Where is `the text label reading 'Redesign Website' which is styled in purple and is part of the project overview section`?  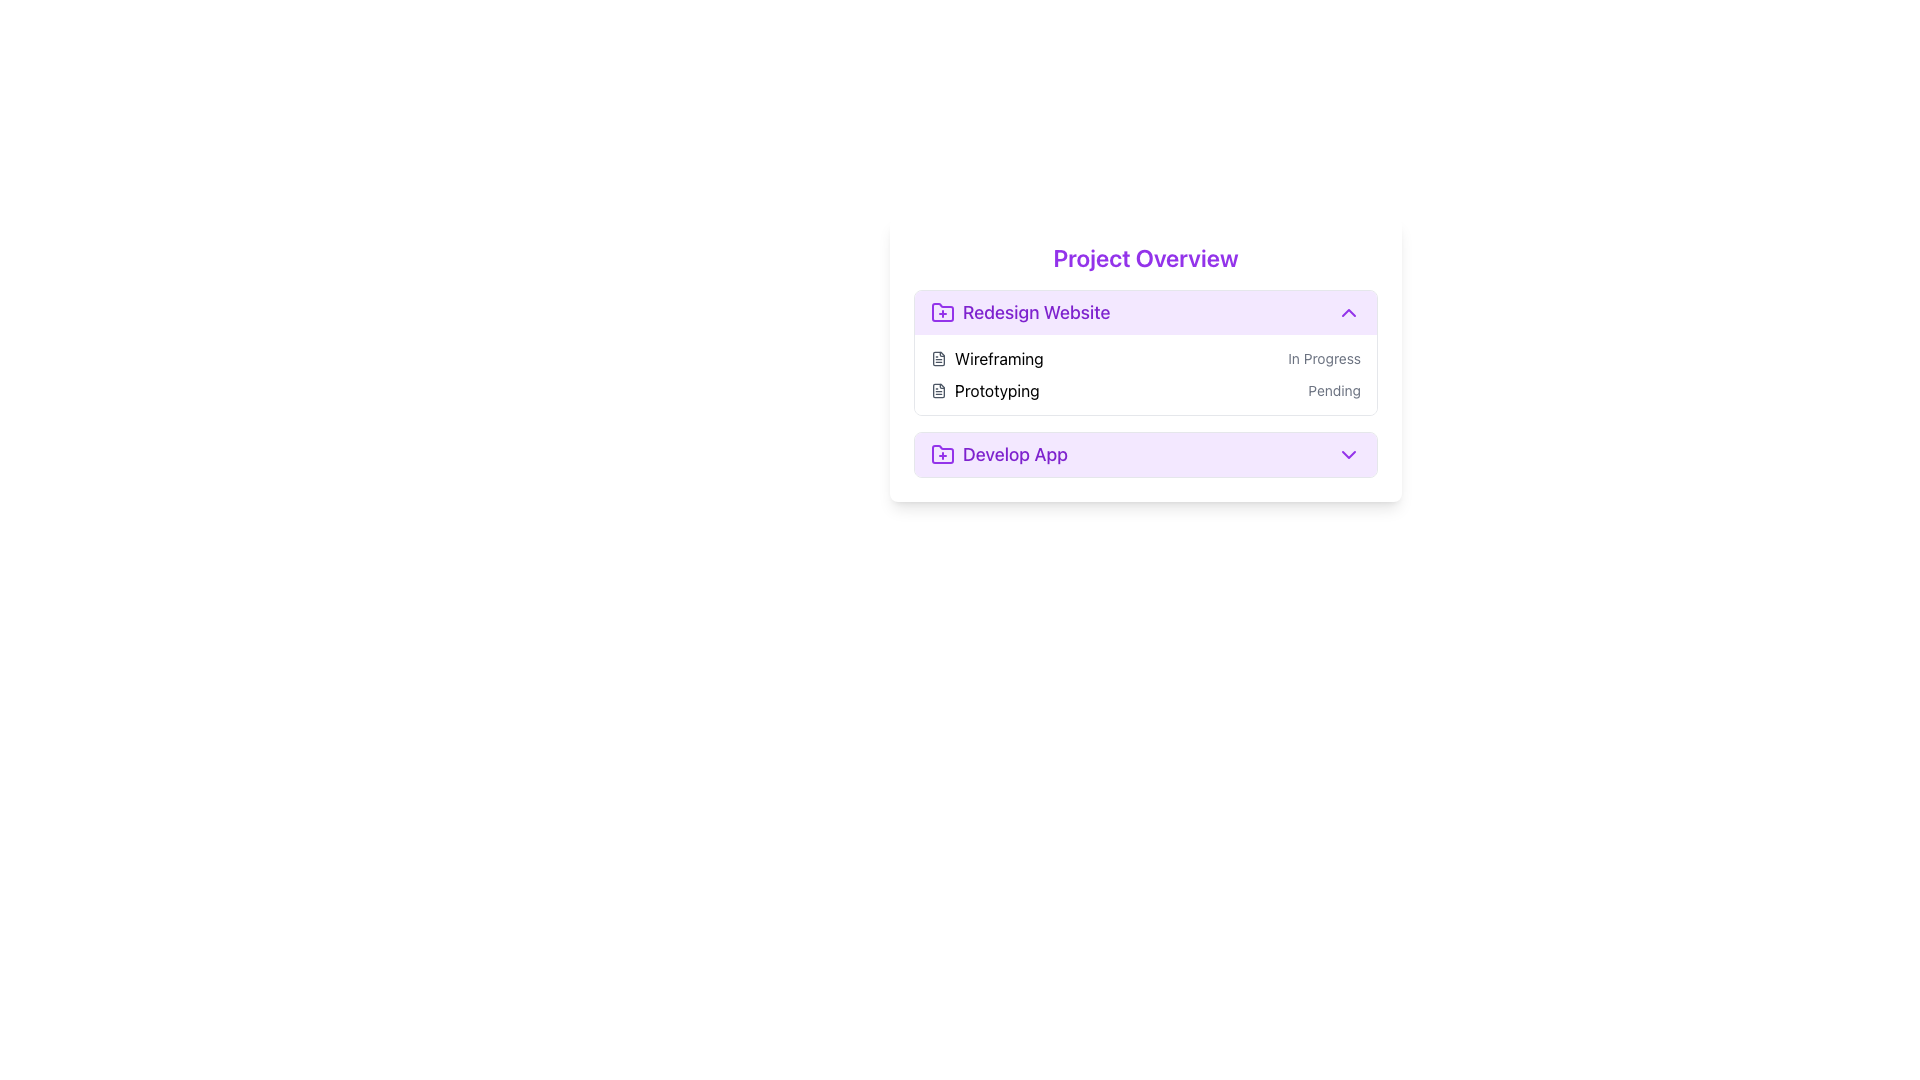 the text label reading 'Redesign Website' which is styled in purple and is part of the project overview section is located at coordinates (1036, 312).